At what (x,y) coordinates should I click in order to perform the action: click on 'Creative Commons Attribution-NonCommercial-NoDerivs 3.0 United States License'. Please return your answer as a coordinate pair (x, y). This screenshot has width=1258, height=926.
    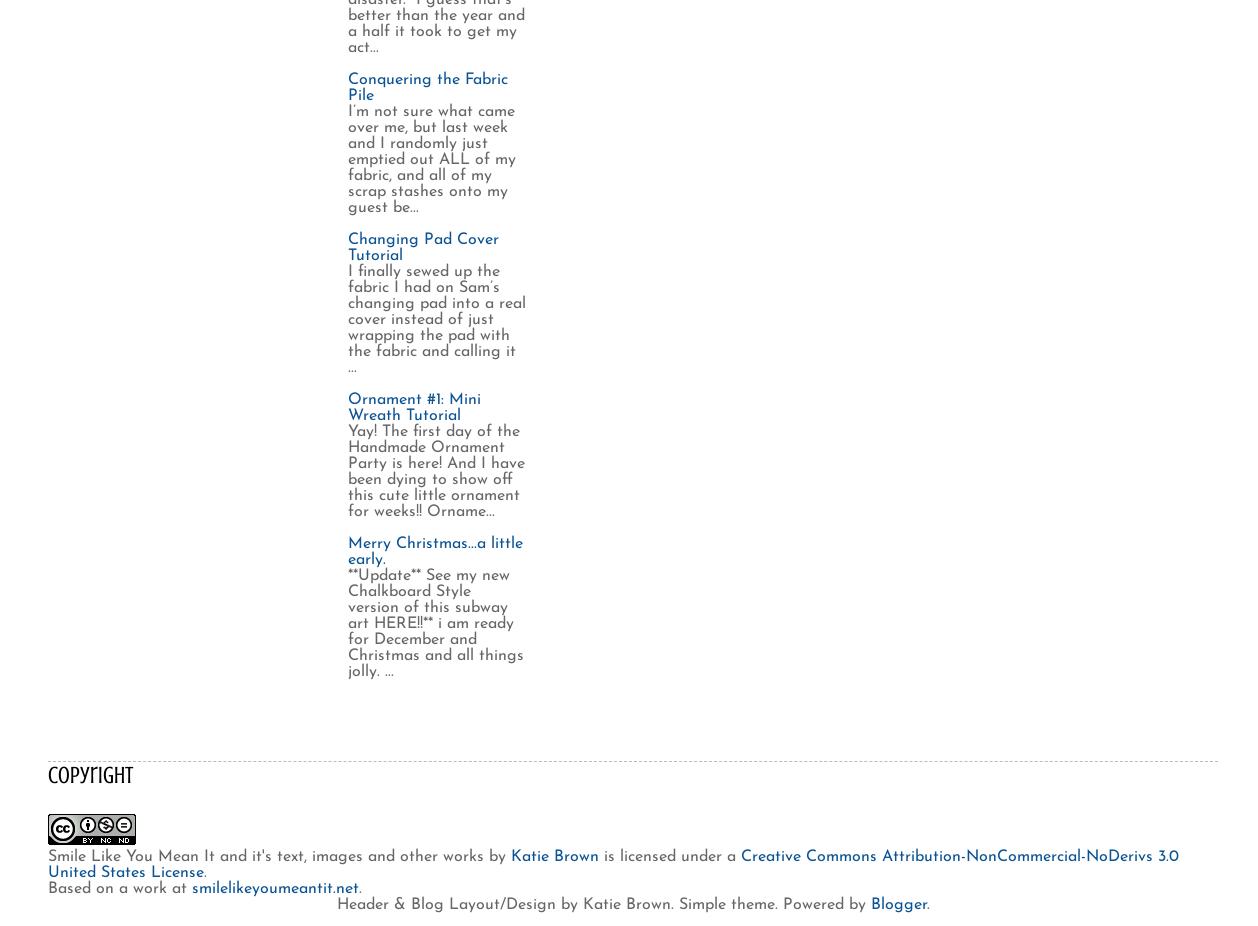
    Looking at the image, I should click on (612, 863).